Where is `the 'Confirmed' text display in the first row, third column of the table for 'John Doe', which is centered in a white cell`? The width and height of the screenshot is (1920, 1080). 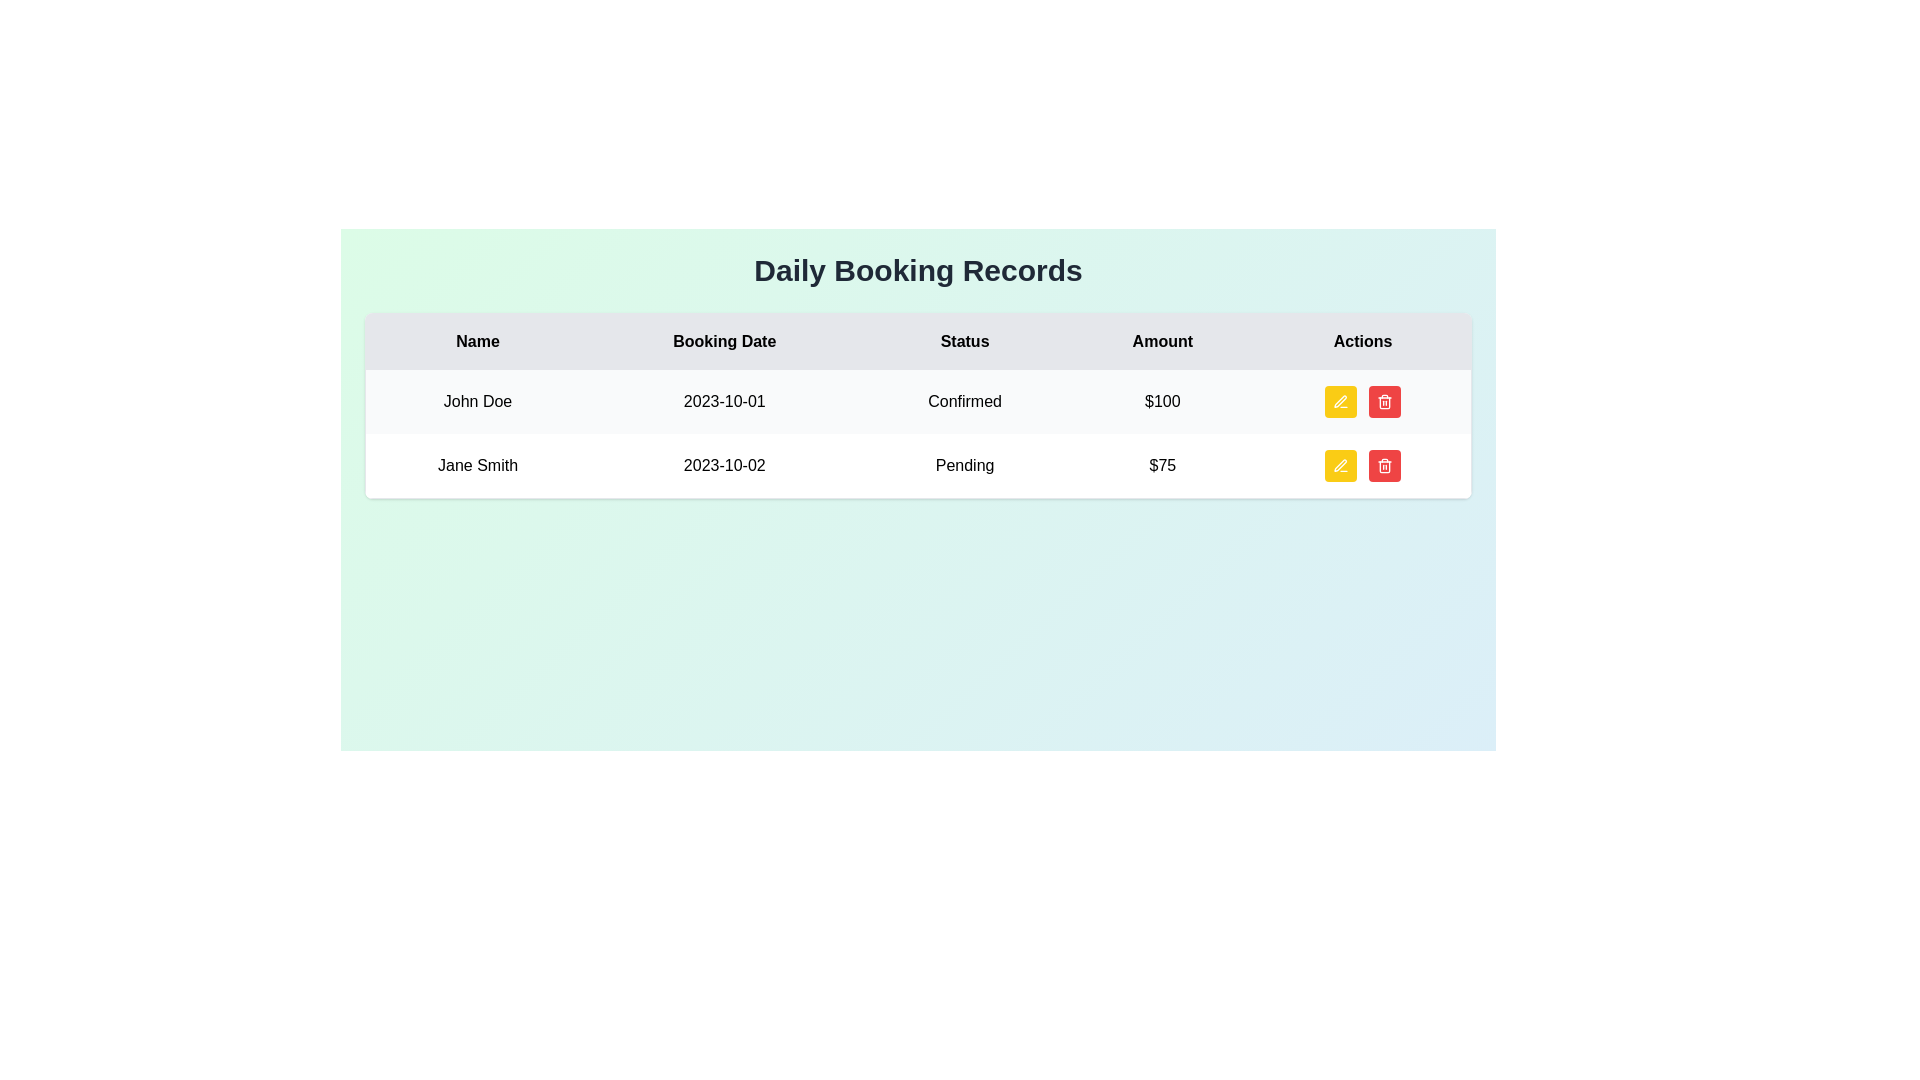 the 'Confirmed' text display in the first row, third column of the table for 'John Doe', which is centered in a white cell is located at coordinates (965, 401).